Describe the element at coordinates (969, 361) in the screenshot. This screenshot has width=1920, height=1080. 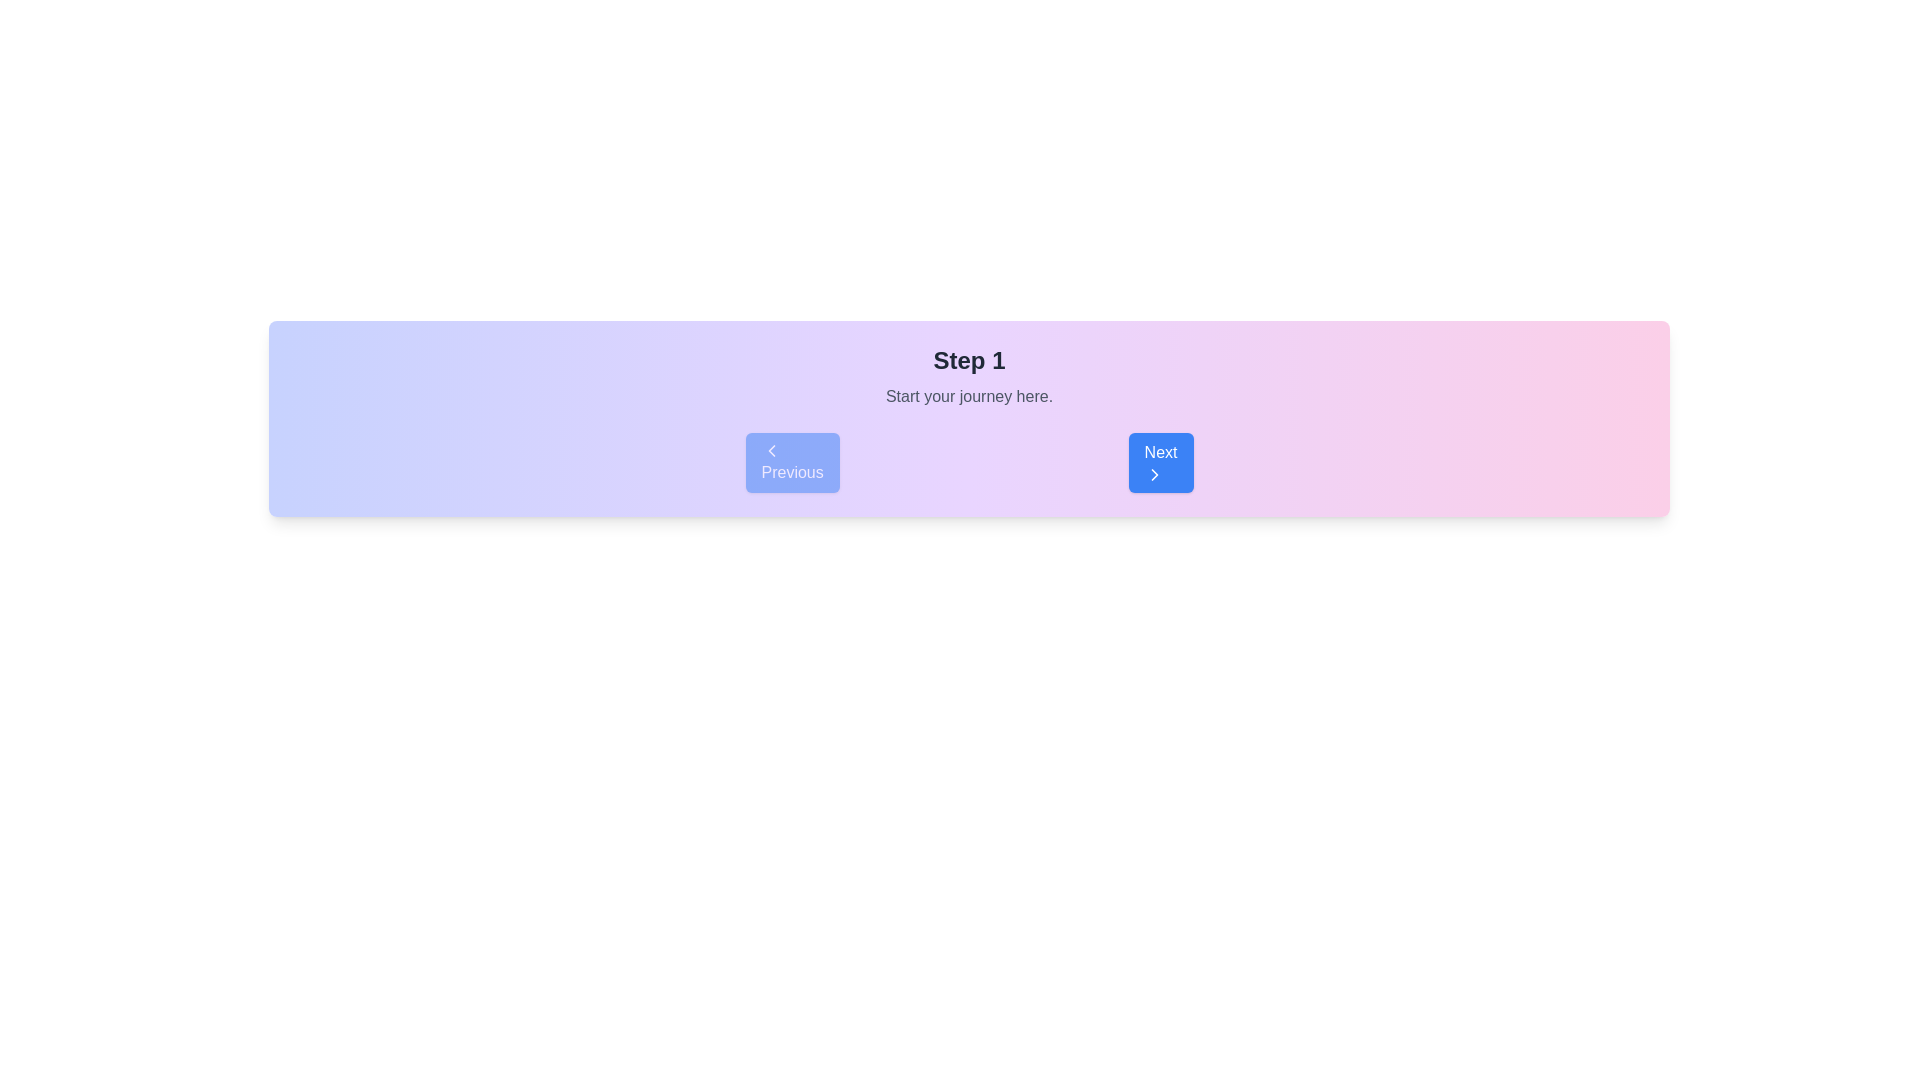
I see `the static text label 'Step 1' which is styled in bold, large dark gray font on a gradient purple and pink background, located at the top center of the section` at that location.